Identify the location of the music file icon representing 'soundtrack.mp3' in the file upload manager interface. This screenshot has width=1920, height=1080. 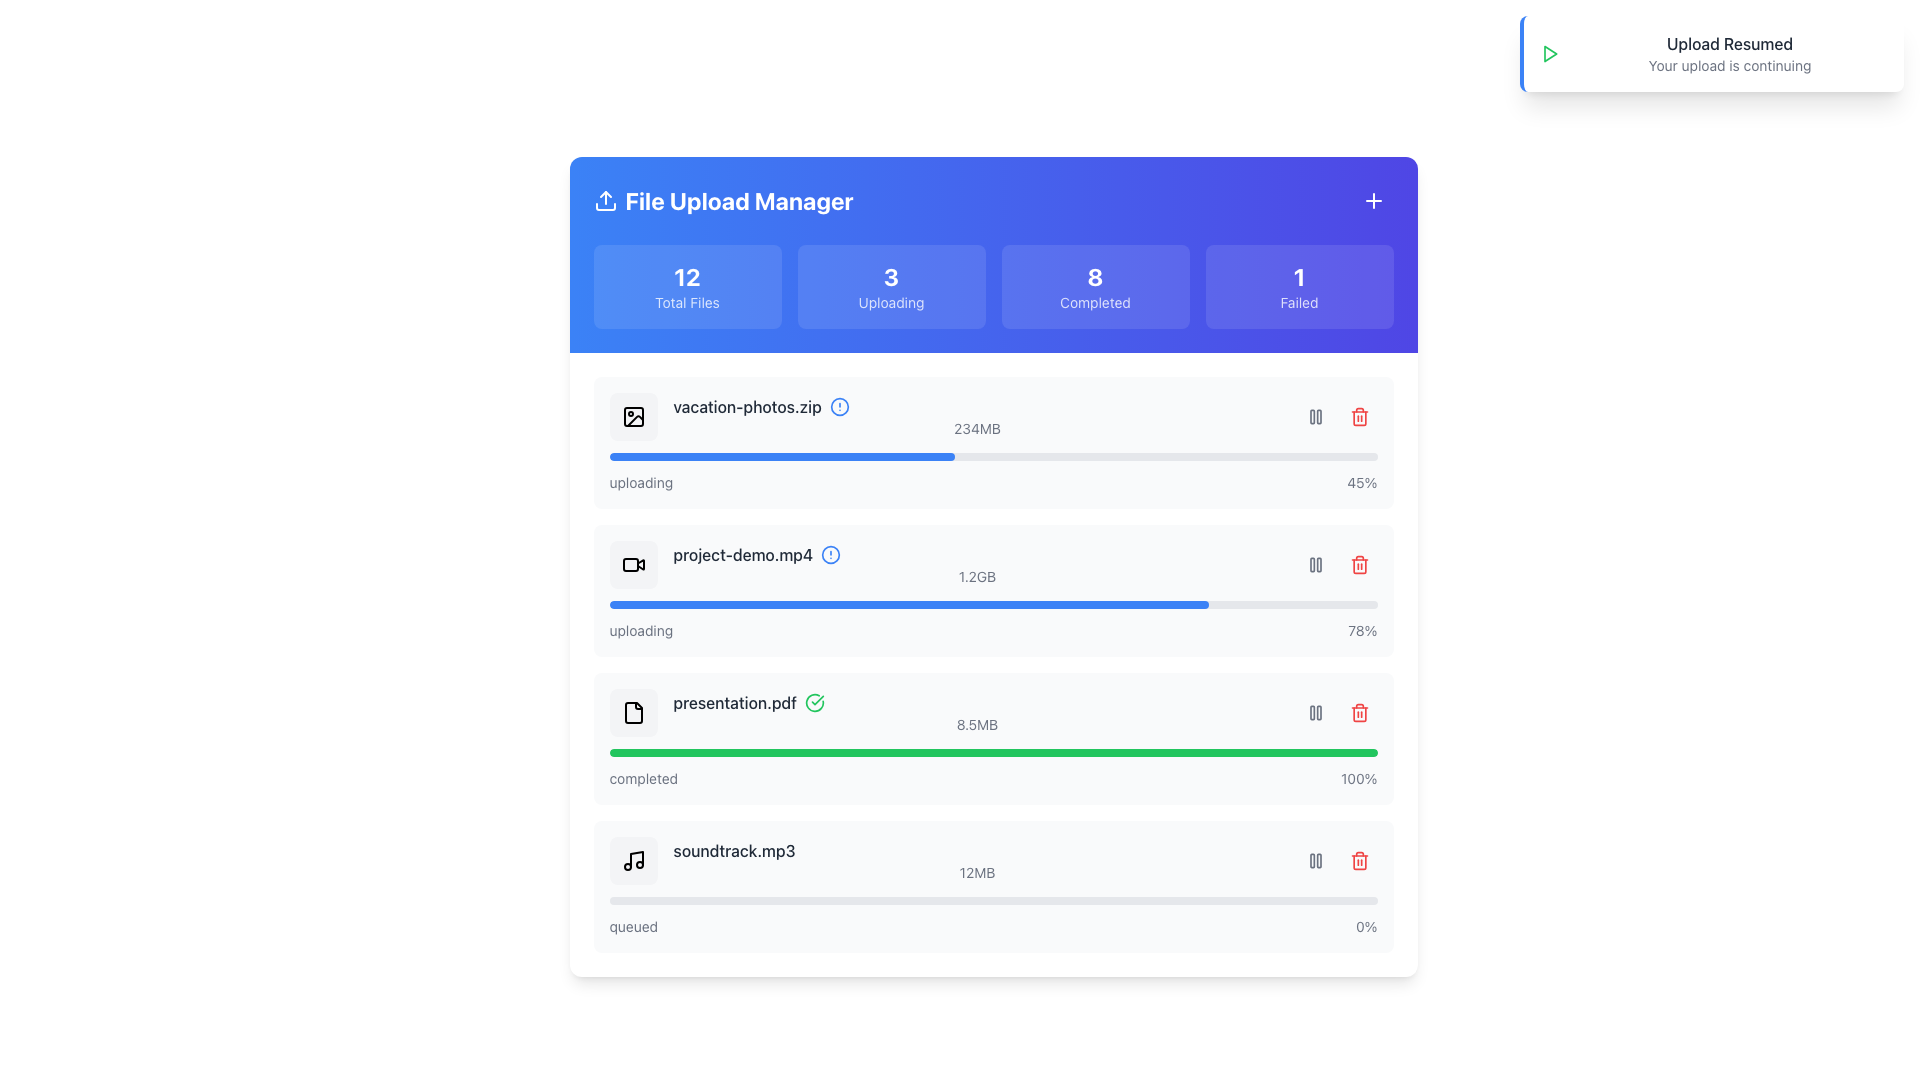
(632, 859).